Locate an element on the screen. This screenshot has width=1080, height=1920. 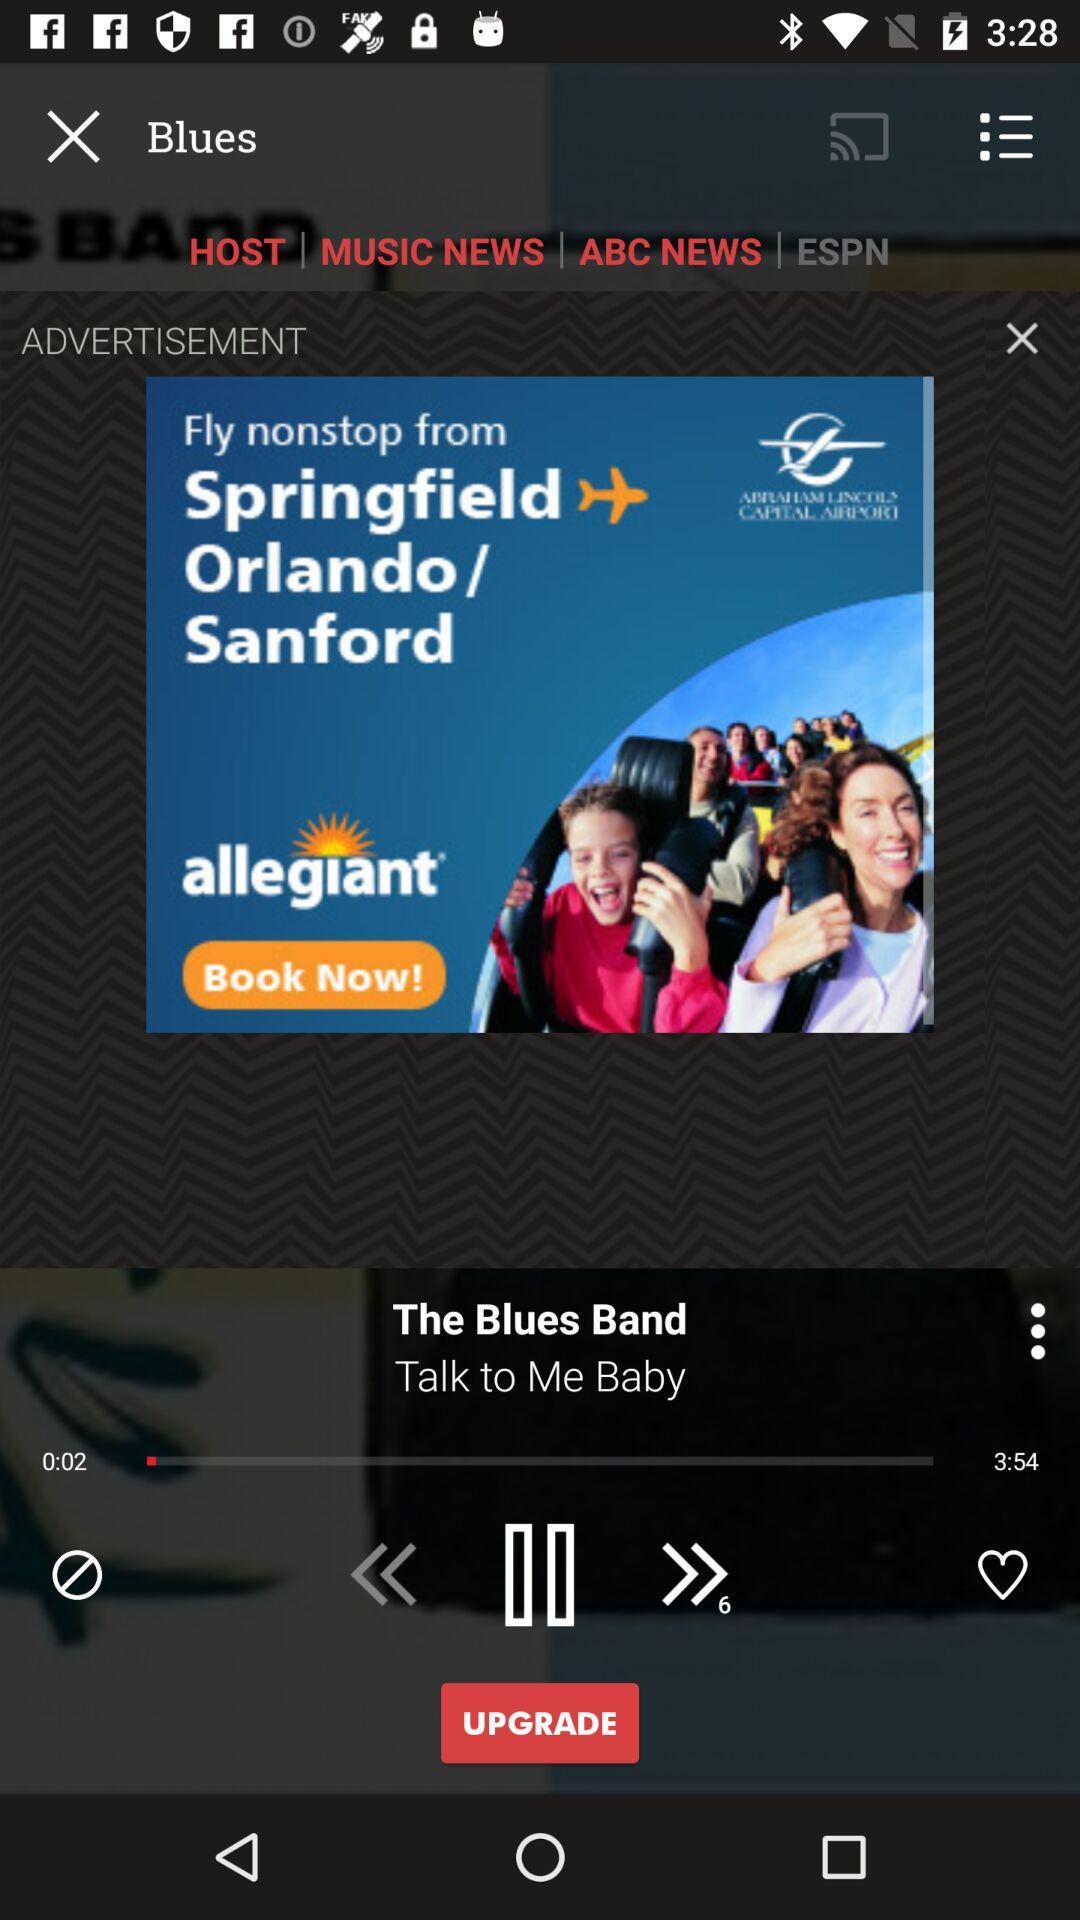
the list icon is located at coordinates (1006, 135).